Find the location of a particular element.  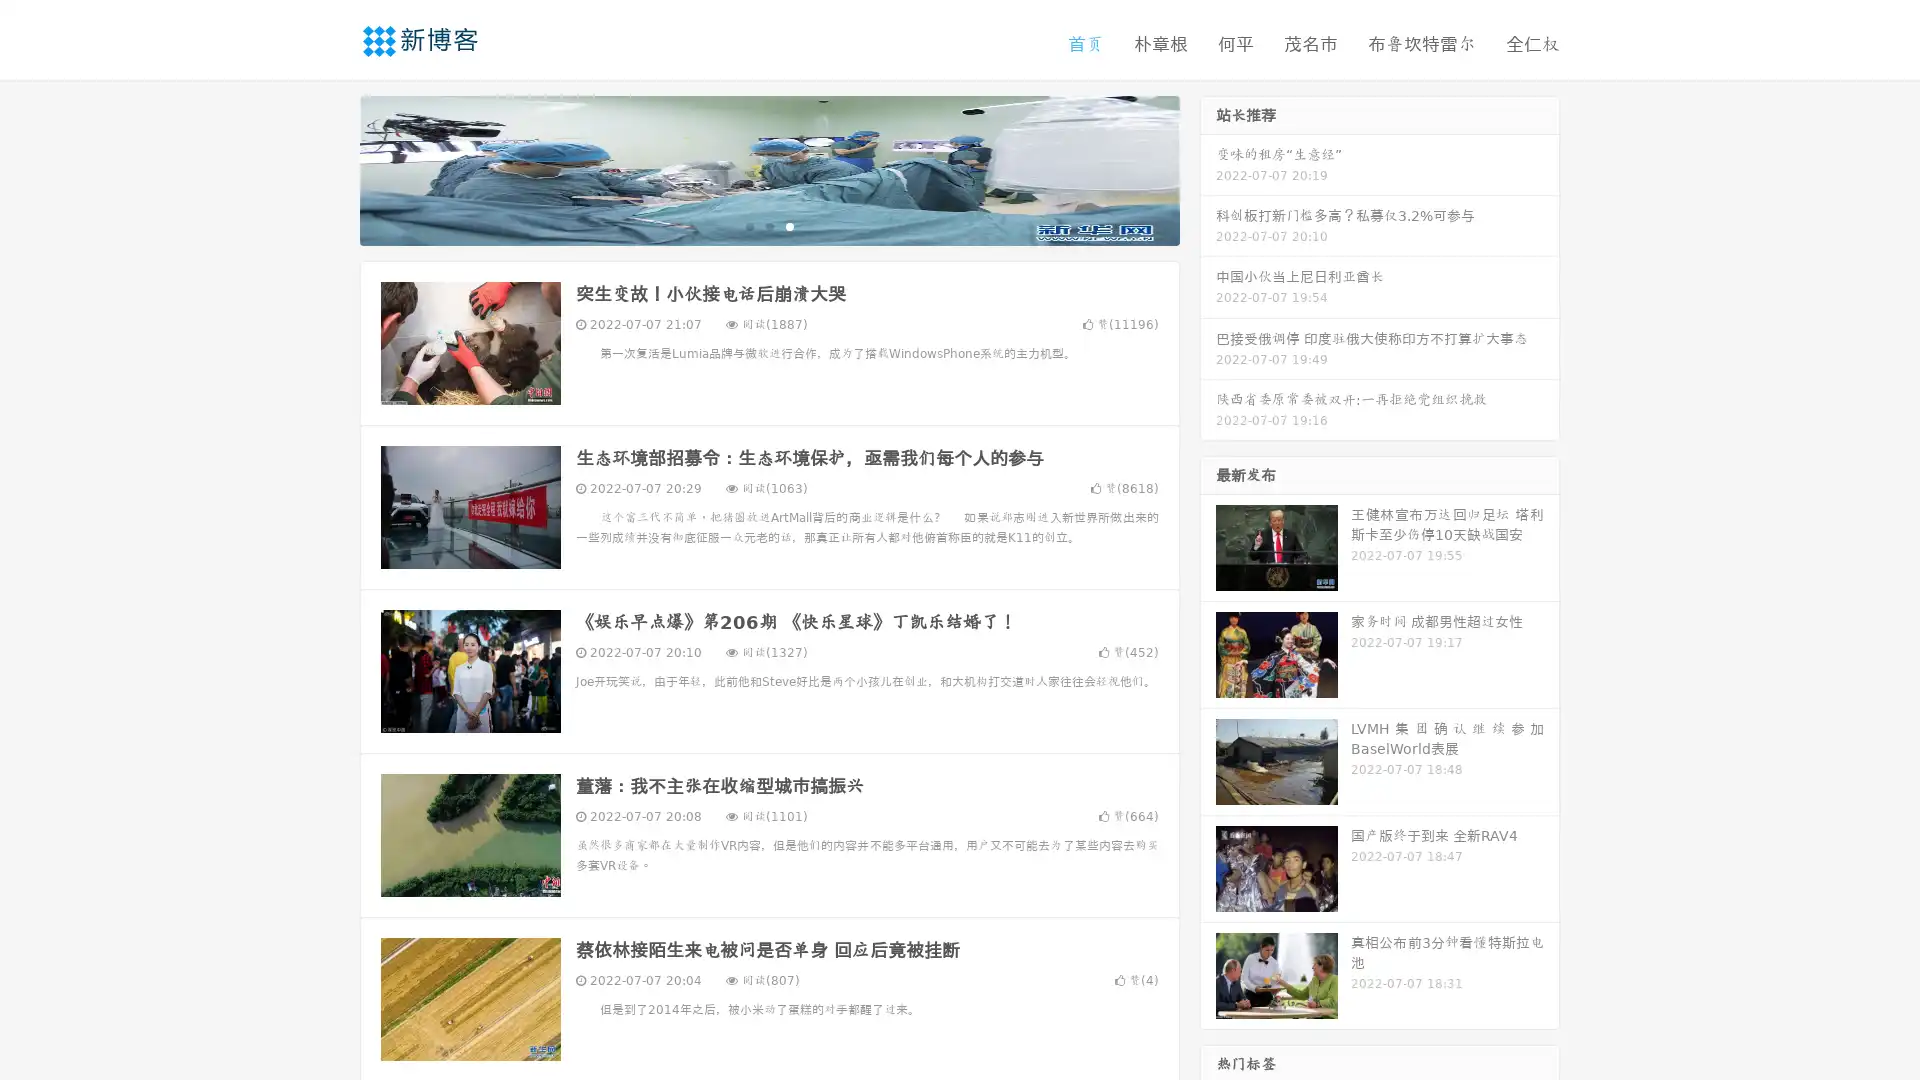

Previous slide is located at coordinates (330, 168).